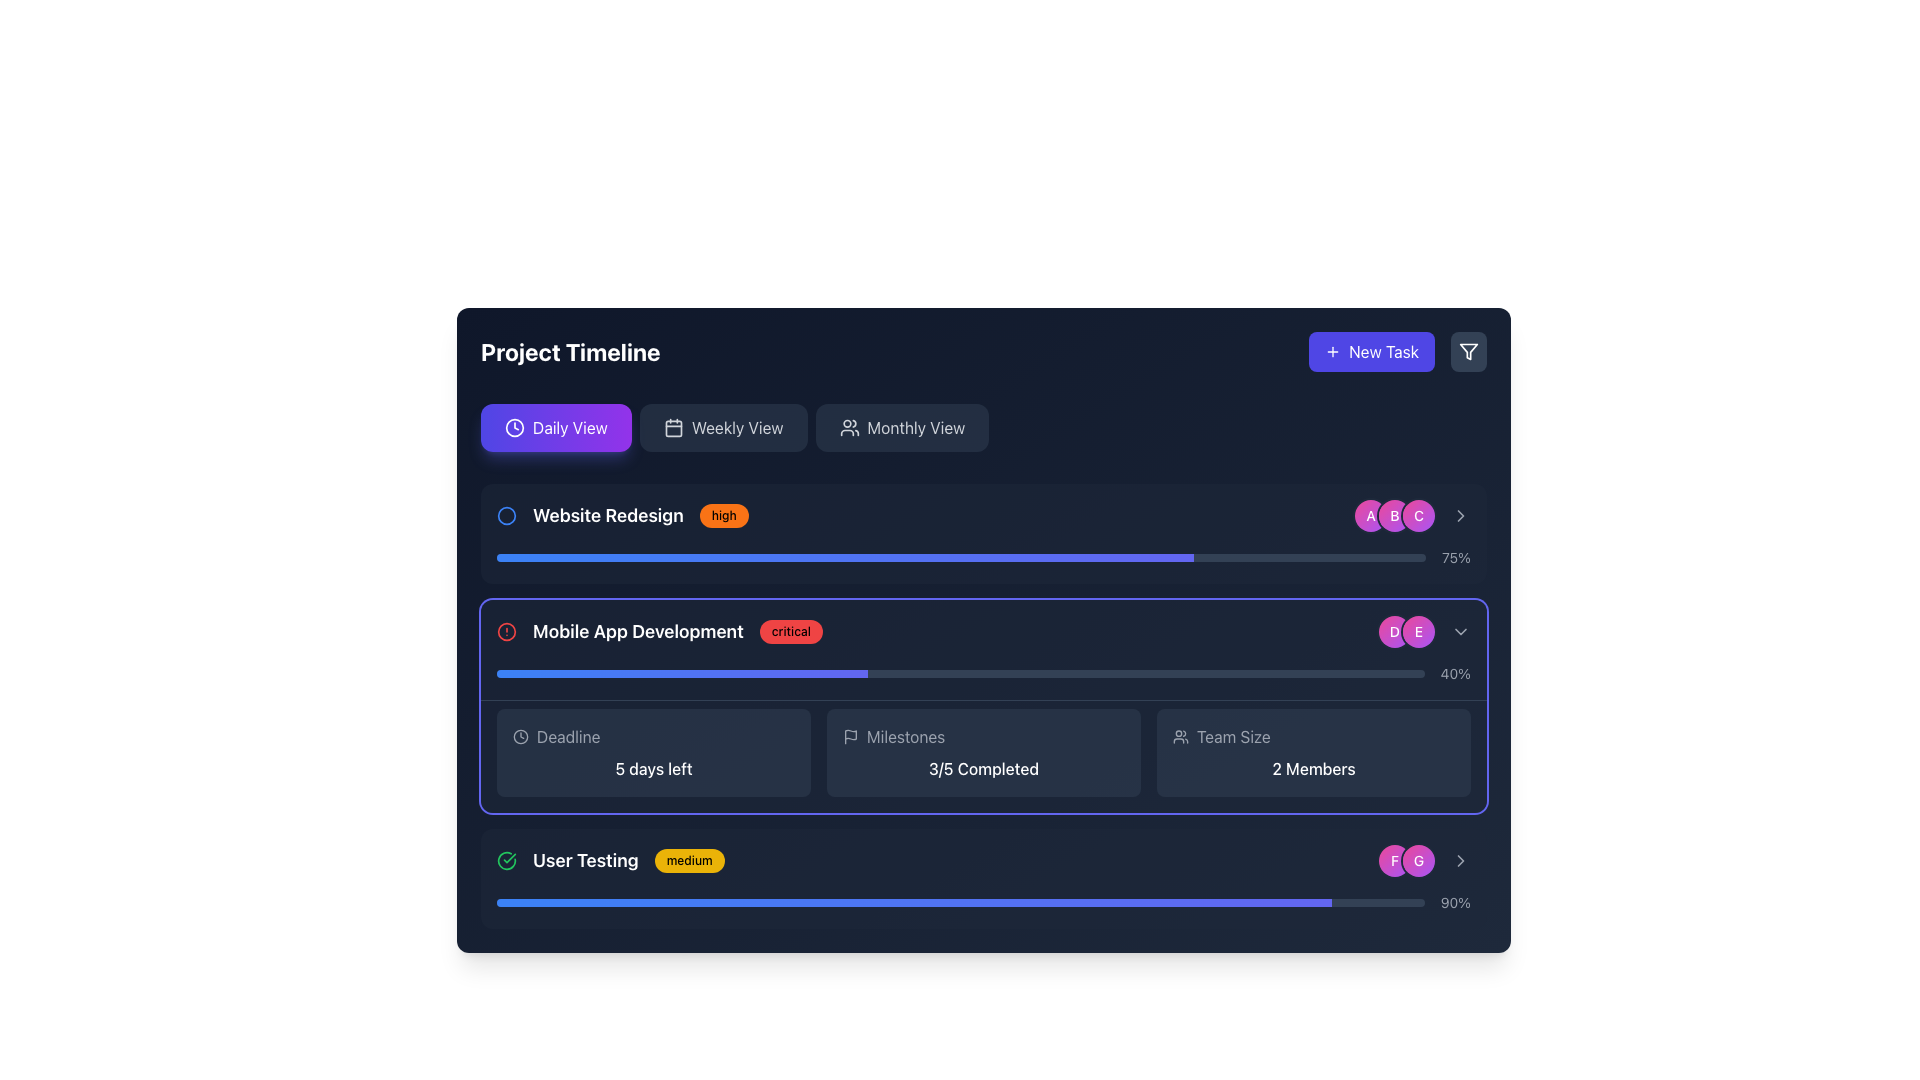 The image size is (1920, 1080). What do you see at coordinates (1314, 767) in the screenshot?
I see `the static text display that shows '2 Members' in the 'Team Size' section of the dashboard` at bounding box center [1314, 767].